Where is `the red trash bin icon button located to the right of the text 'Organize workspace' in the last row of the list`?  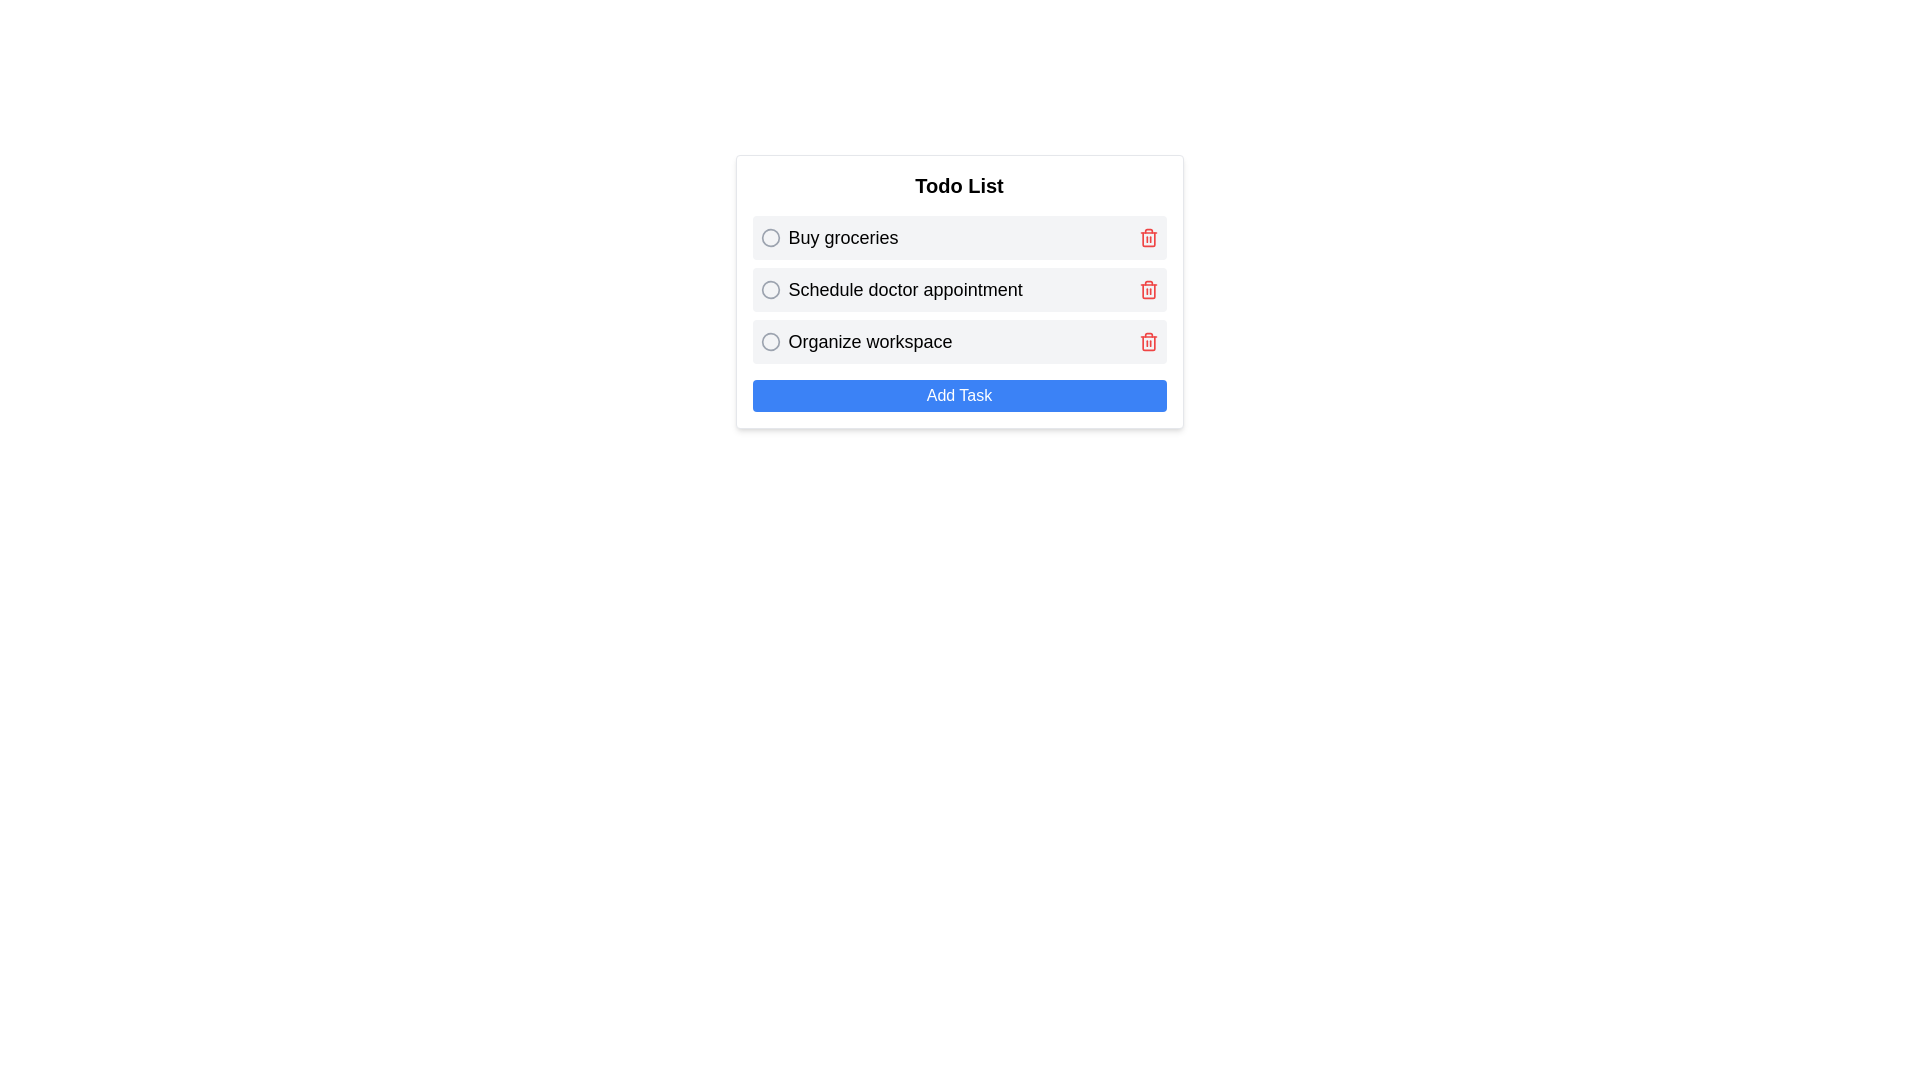
the red trash bin icon button located to the right of the text 'Organize workspace' in the last row of the list is located at coordinates (1148, 341).